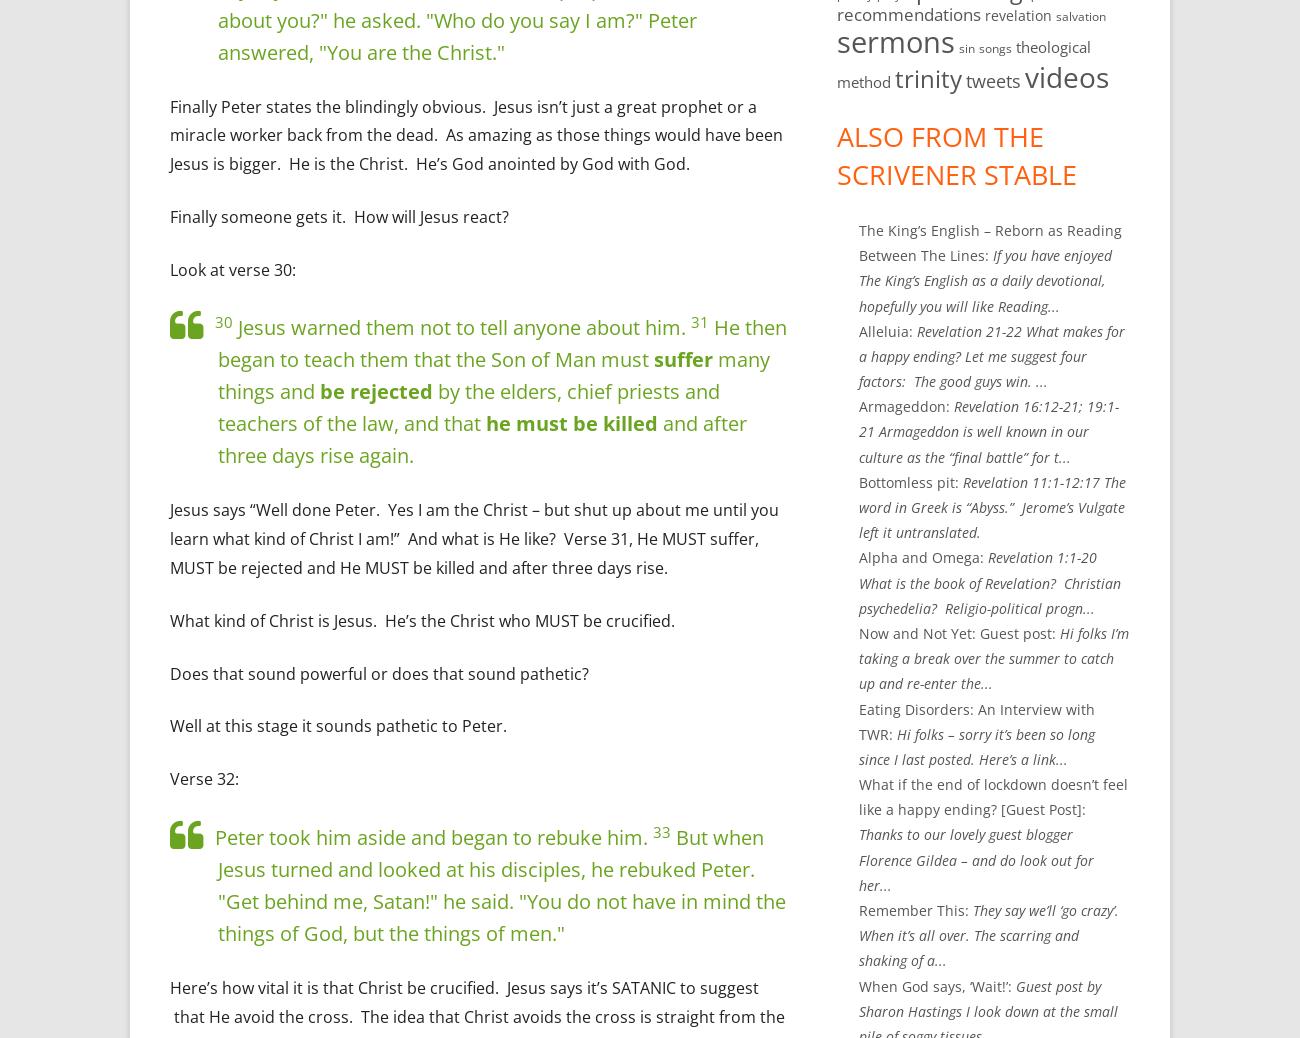 The height and width of the screenshot is (1038, 1300). I want to click on 'Revelation 16:12-21; 19:1-21 Armageddon is well known in our culture as the “final battle” for t...', so click(988, 431).